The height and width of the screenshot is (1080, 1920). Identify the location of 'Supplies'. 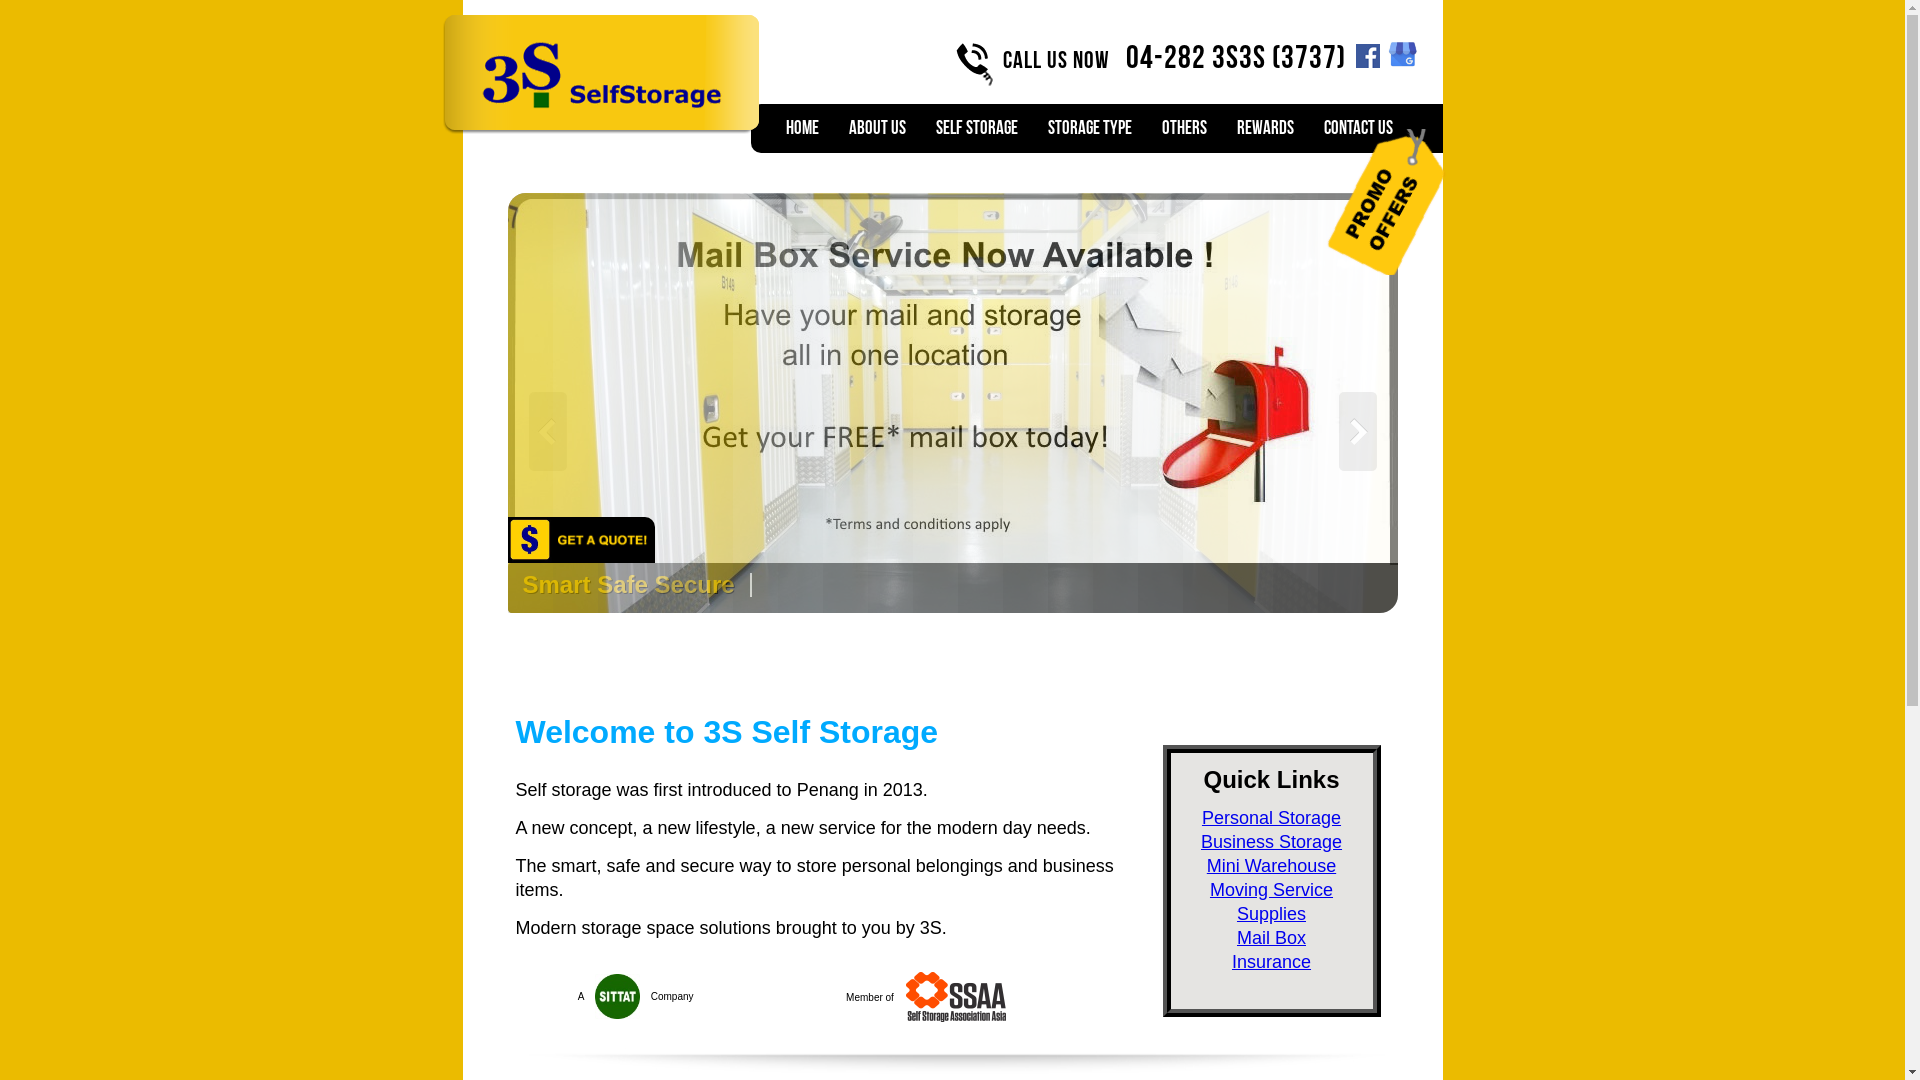
(1270, 914).